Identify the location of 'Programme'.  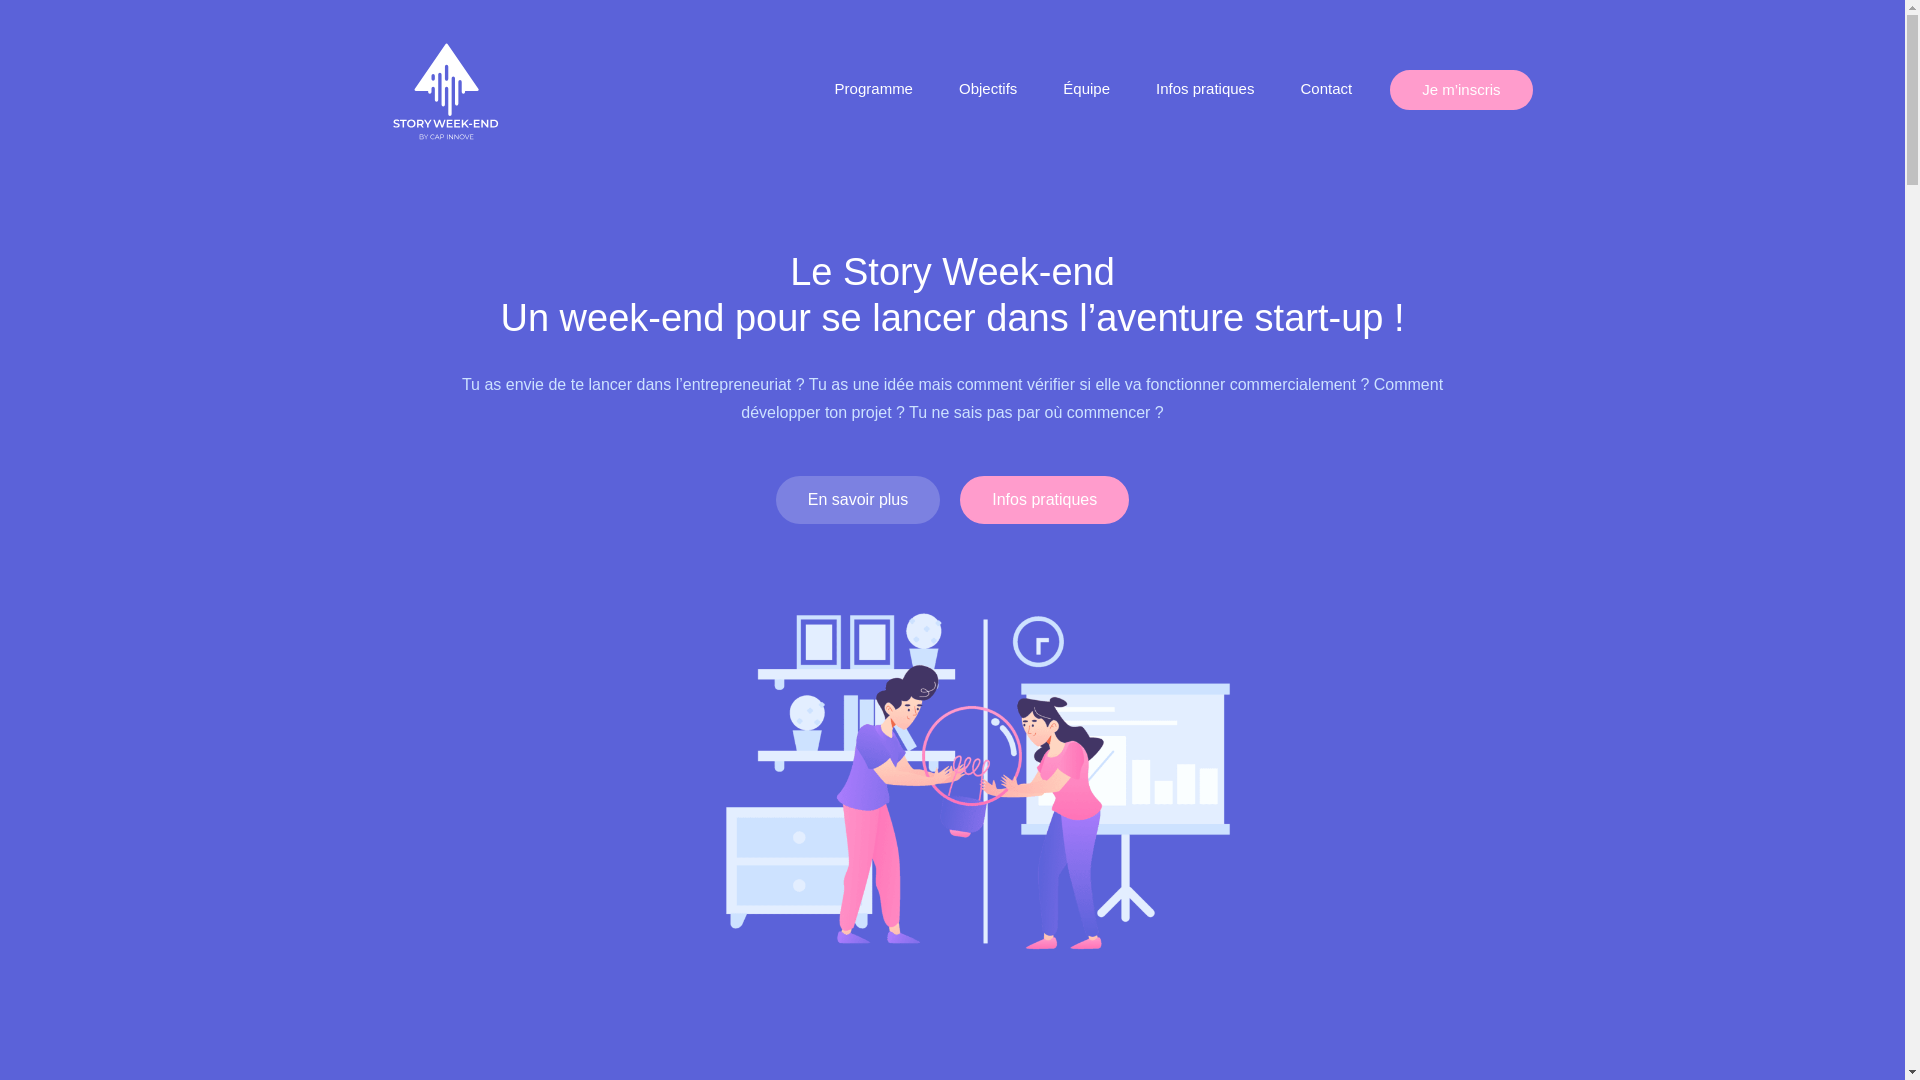
(873, 88).